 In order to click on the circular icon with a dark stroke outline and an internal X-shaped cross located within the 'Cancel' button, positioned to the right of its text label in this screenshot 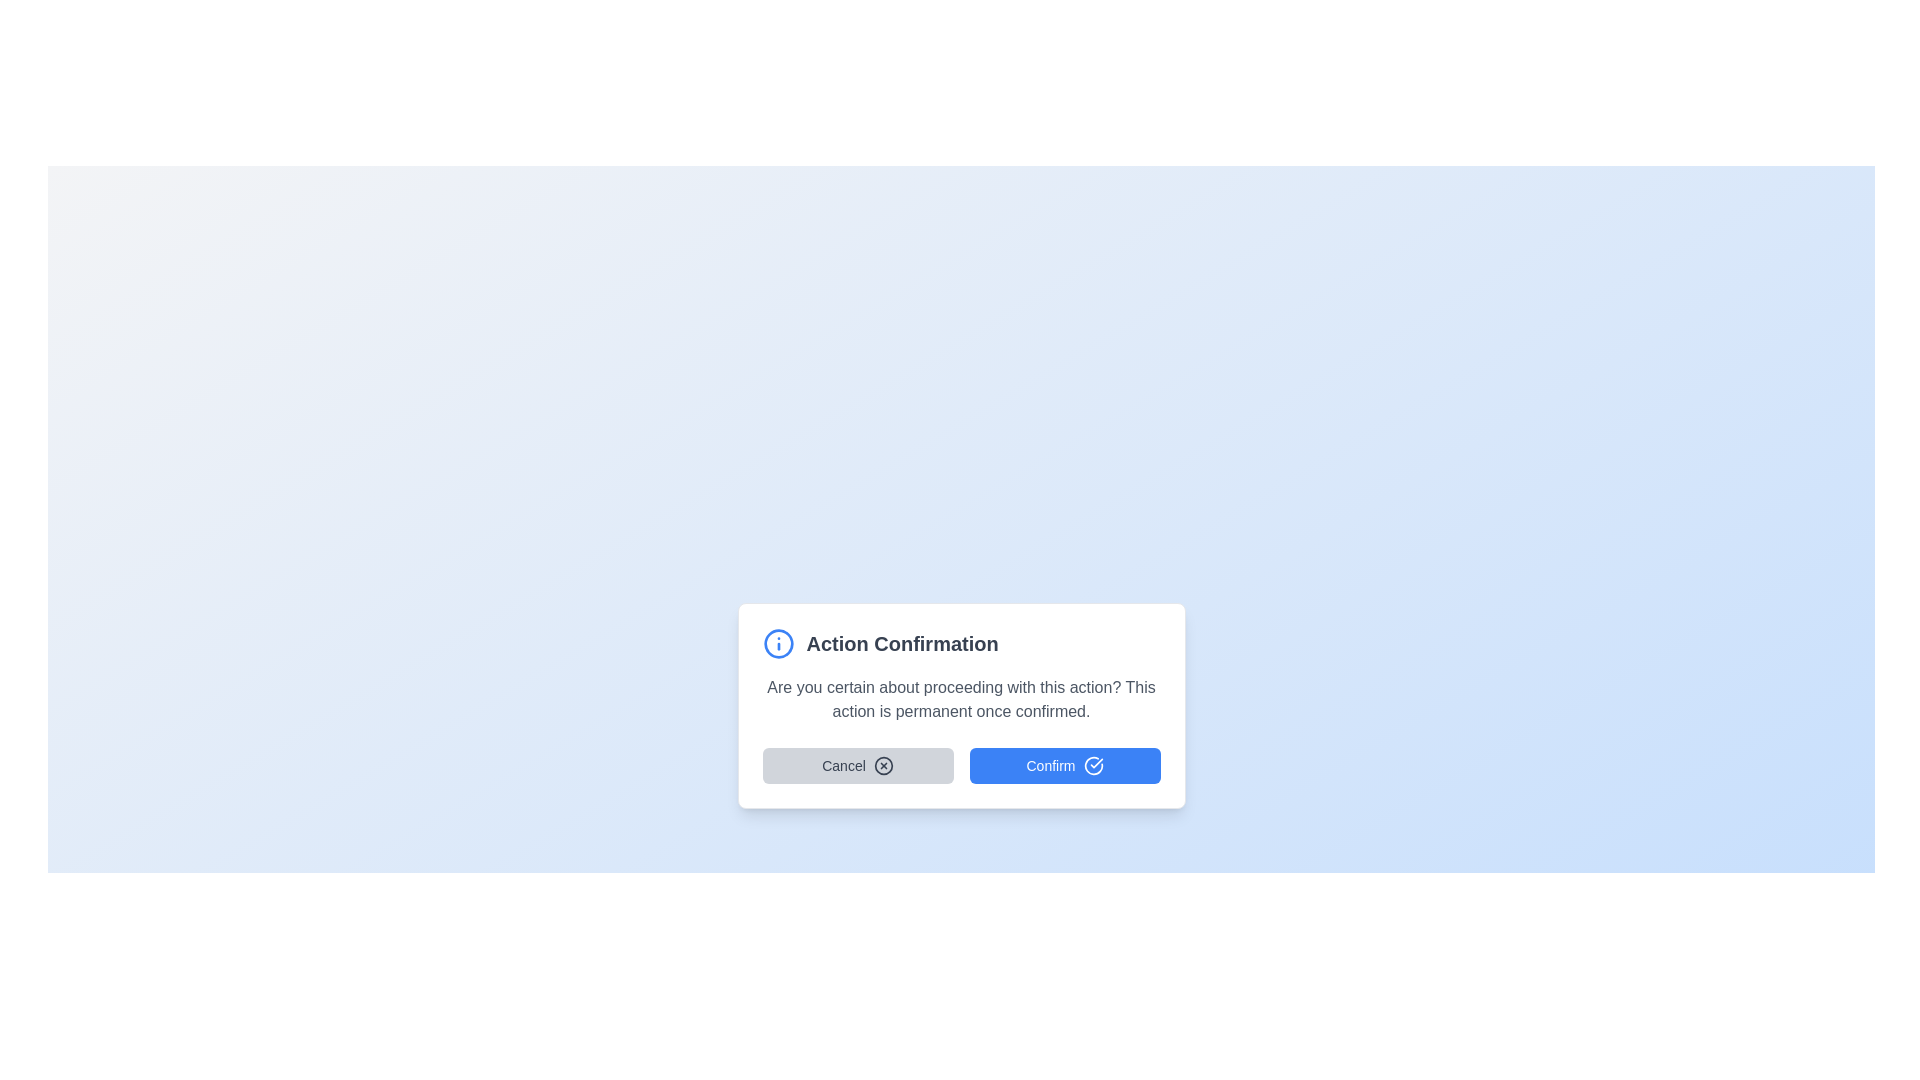, I will do `click(882, 765)`.